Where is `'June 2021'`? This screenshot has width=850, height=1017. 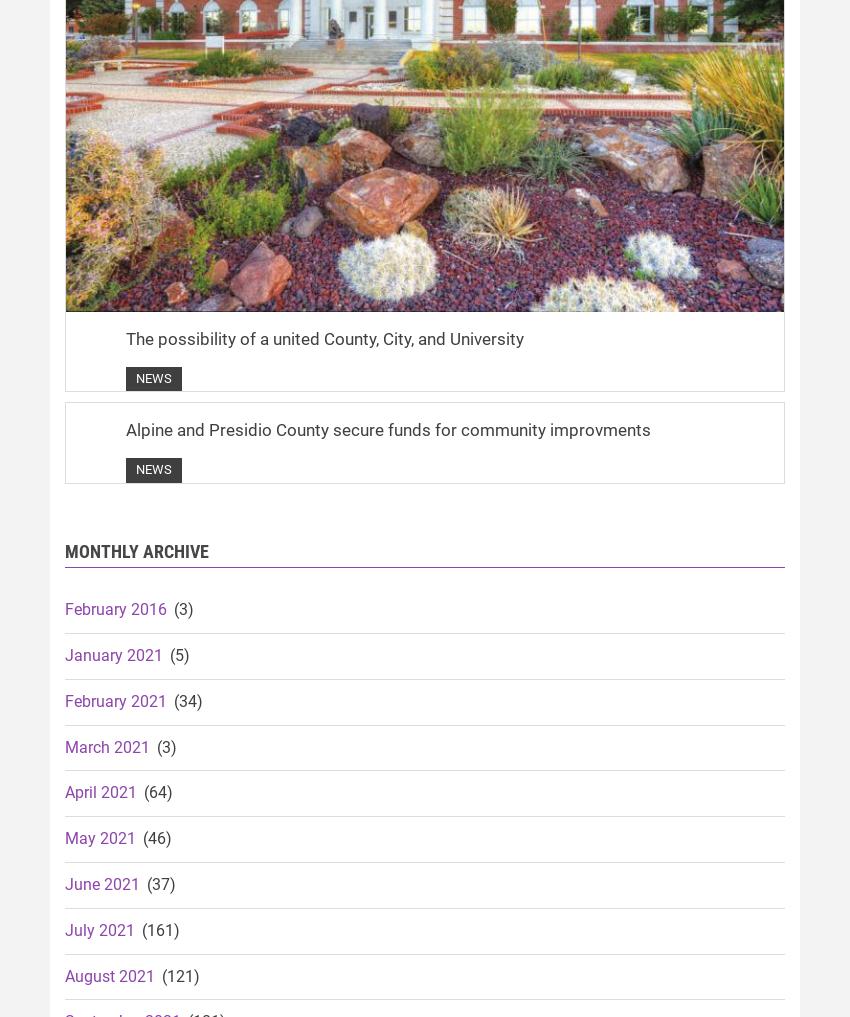
'June 2021' is located at coordinates (101, 883).